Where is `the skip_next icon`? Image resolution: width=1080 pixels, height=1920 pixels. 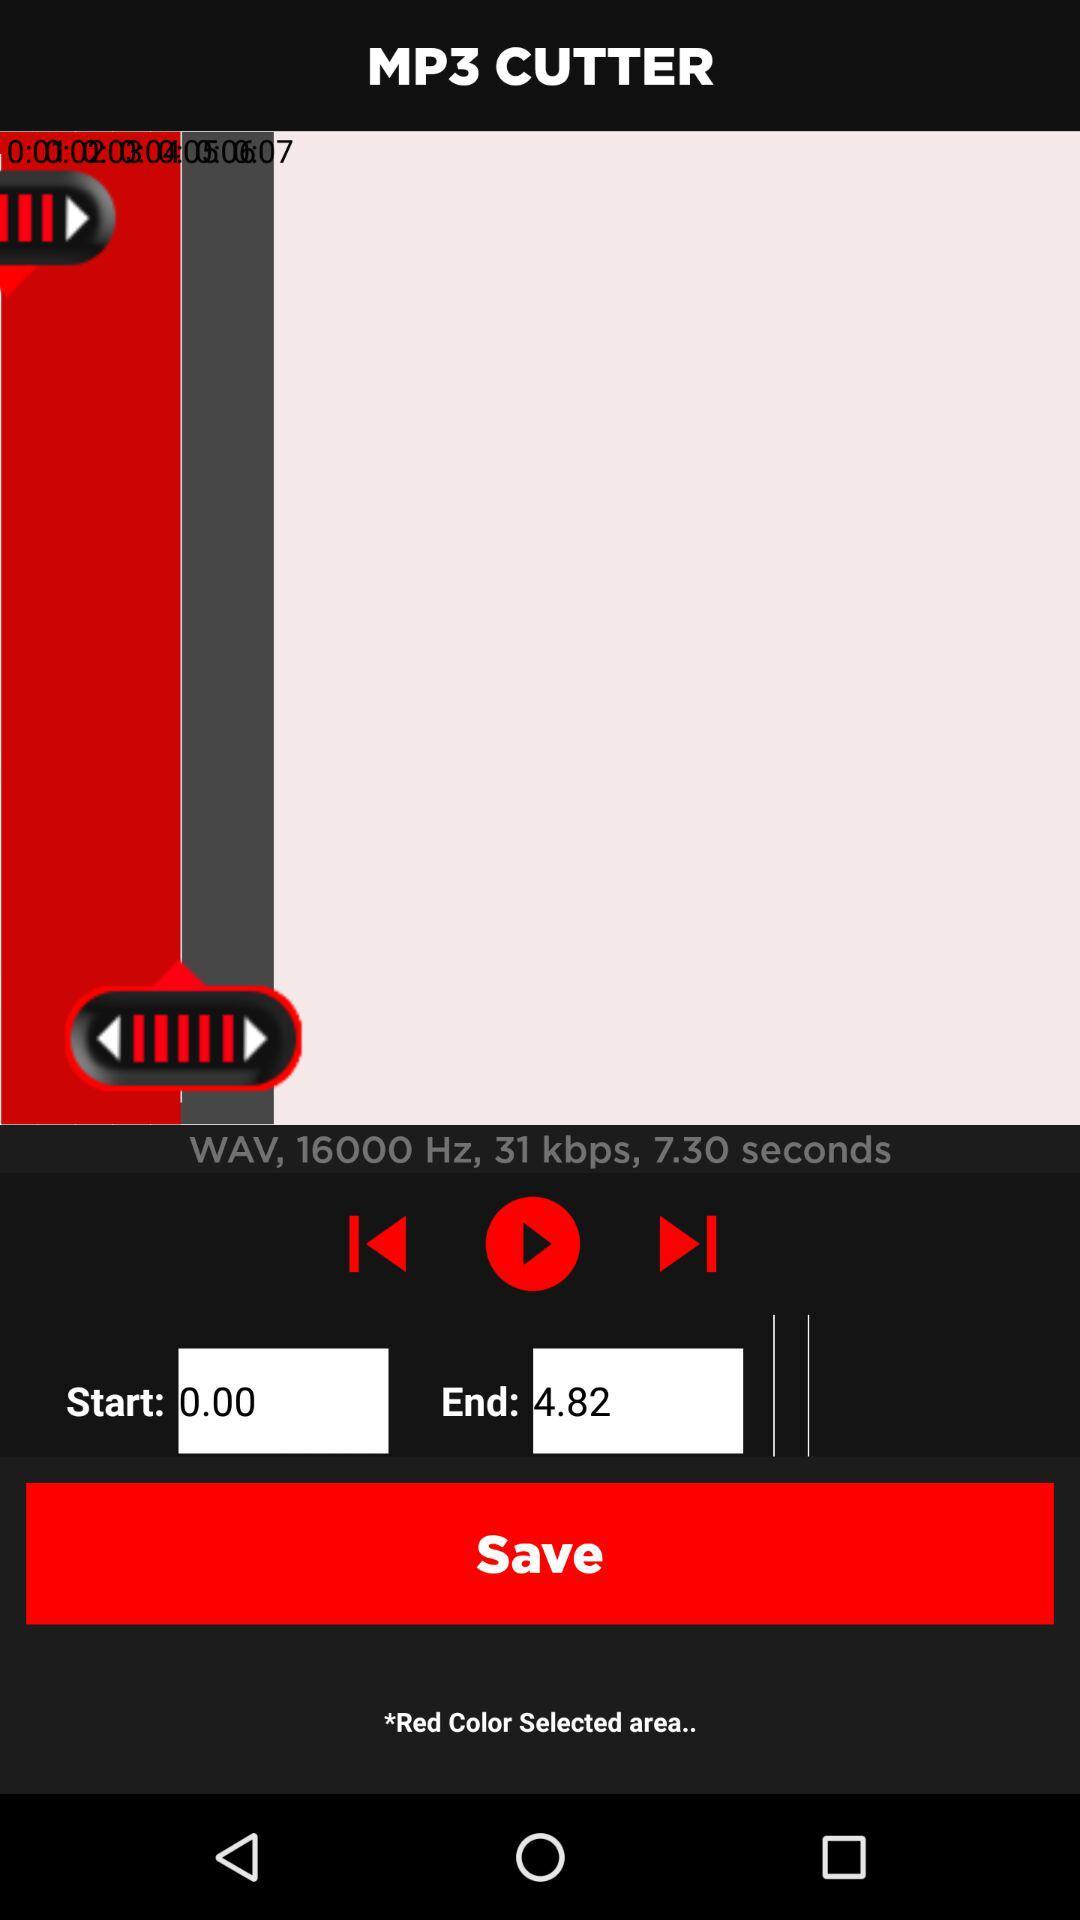
the skip_next icon is located at coordinates (687, 1242).